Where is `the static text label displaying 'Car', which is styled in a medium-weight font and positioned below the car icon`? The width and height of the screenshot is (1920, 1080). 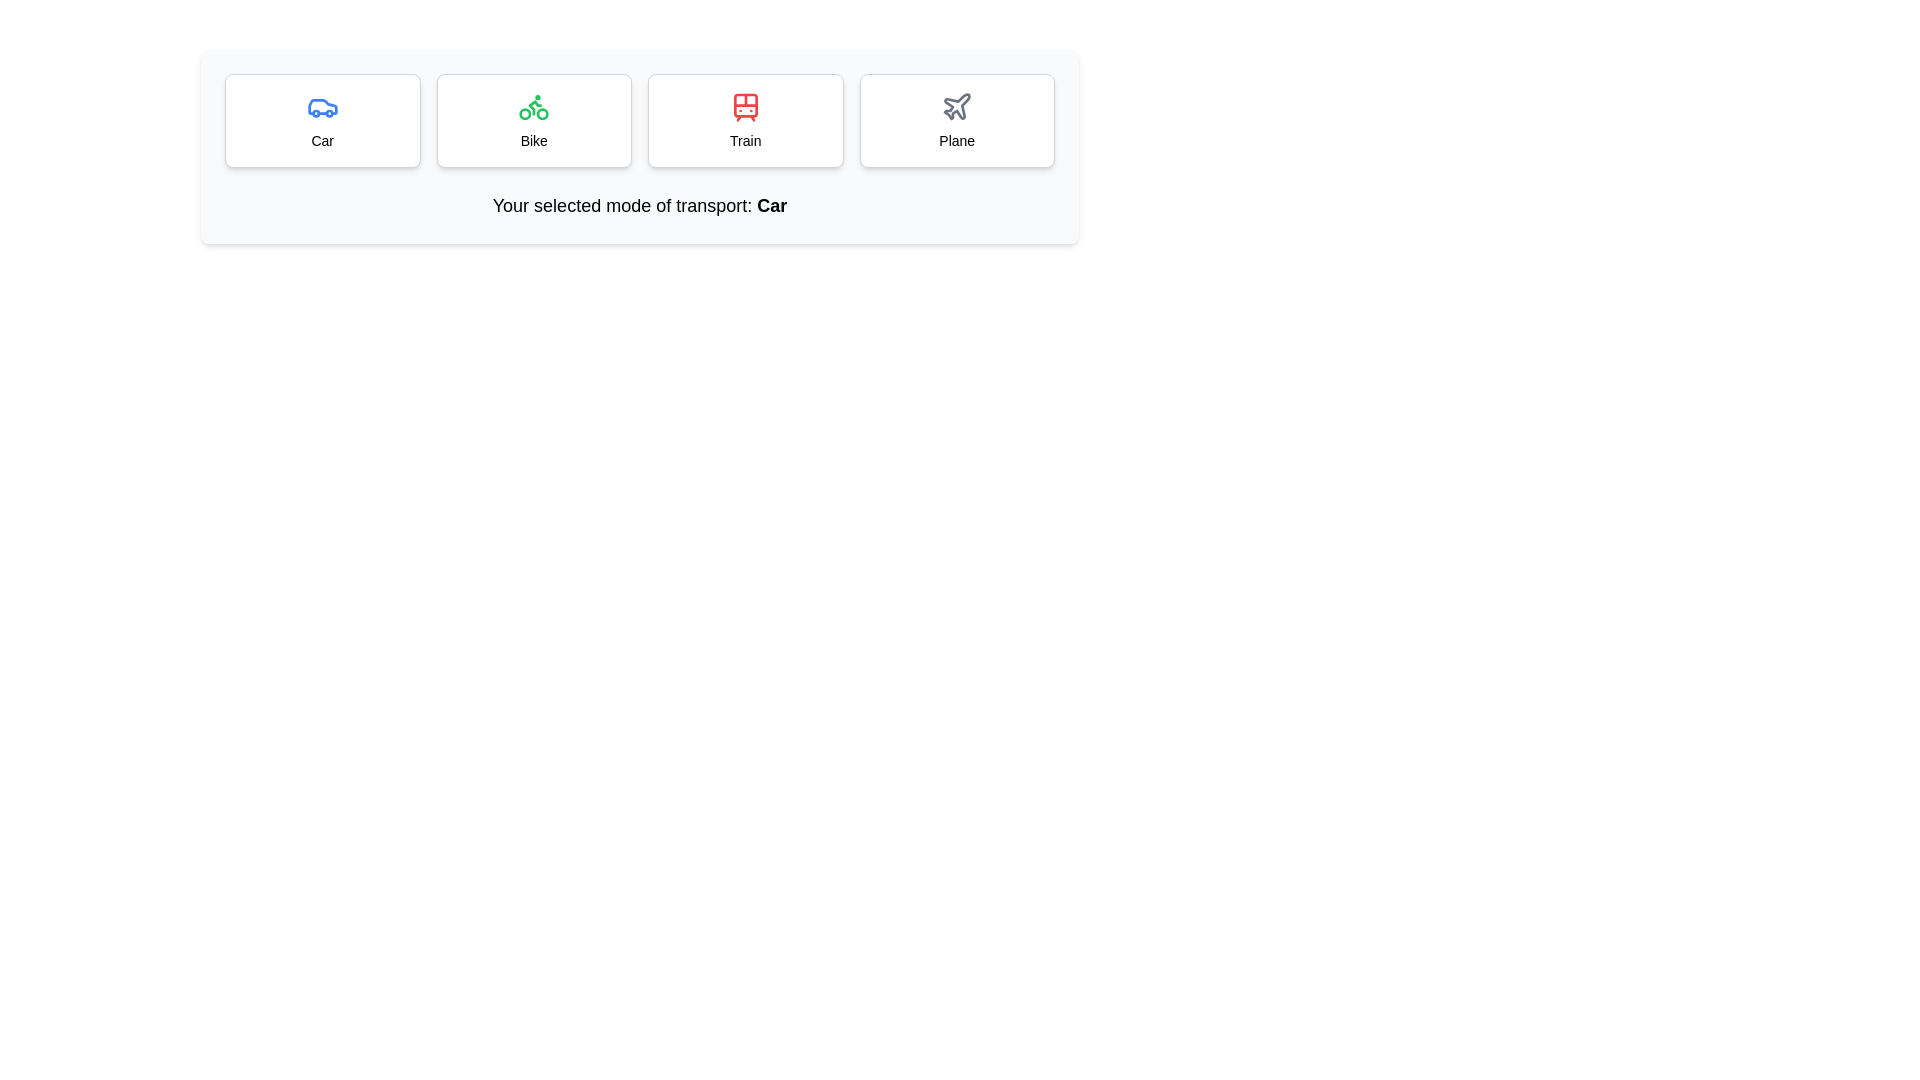
the static text label displaying 'Car', which is styled in a medium-weight font and positioned below the car icon is located at coordinates (322, 140).